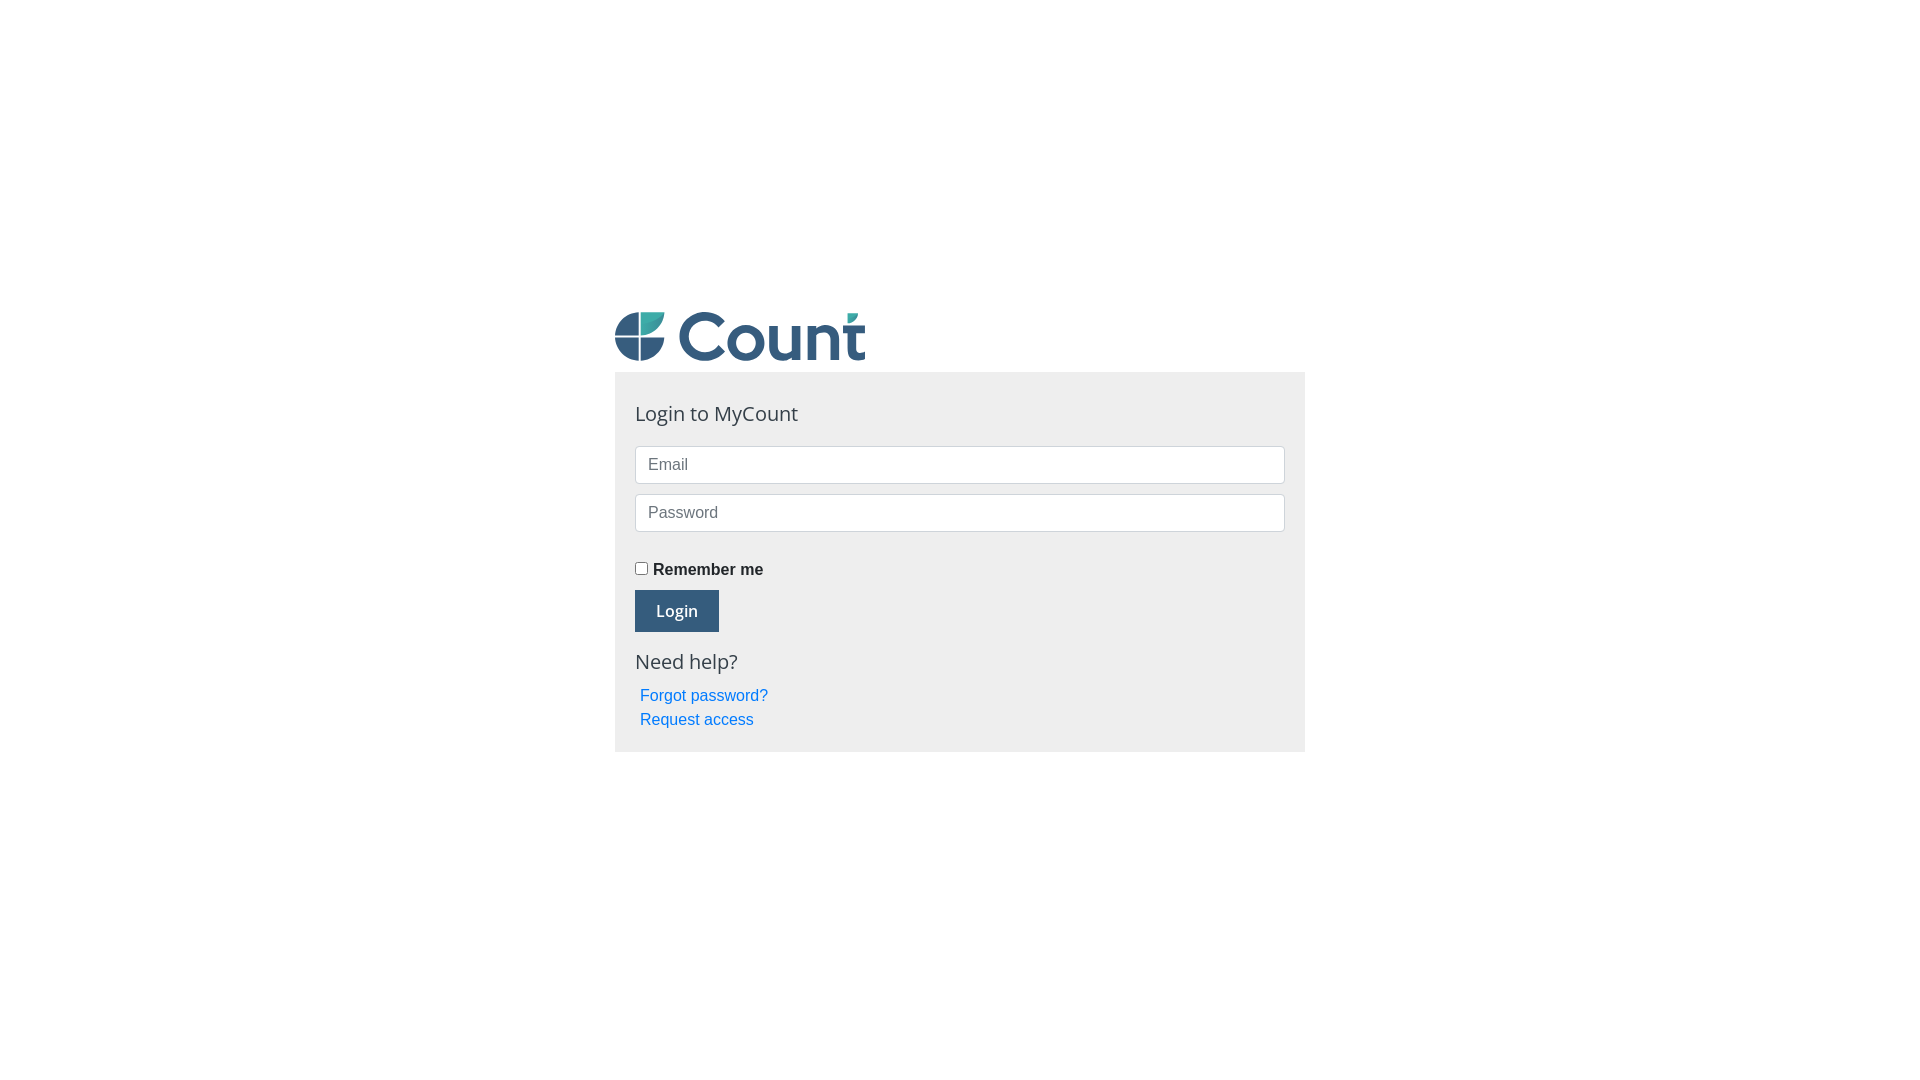 This screenshot has height=1080, width=1920. What do you see at coordinates (696, 718) in the screenshot?
I see `'Request access'` at bounding box center [696, 718].